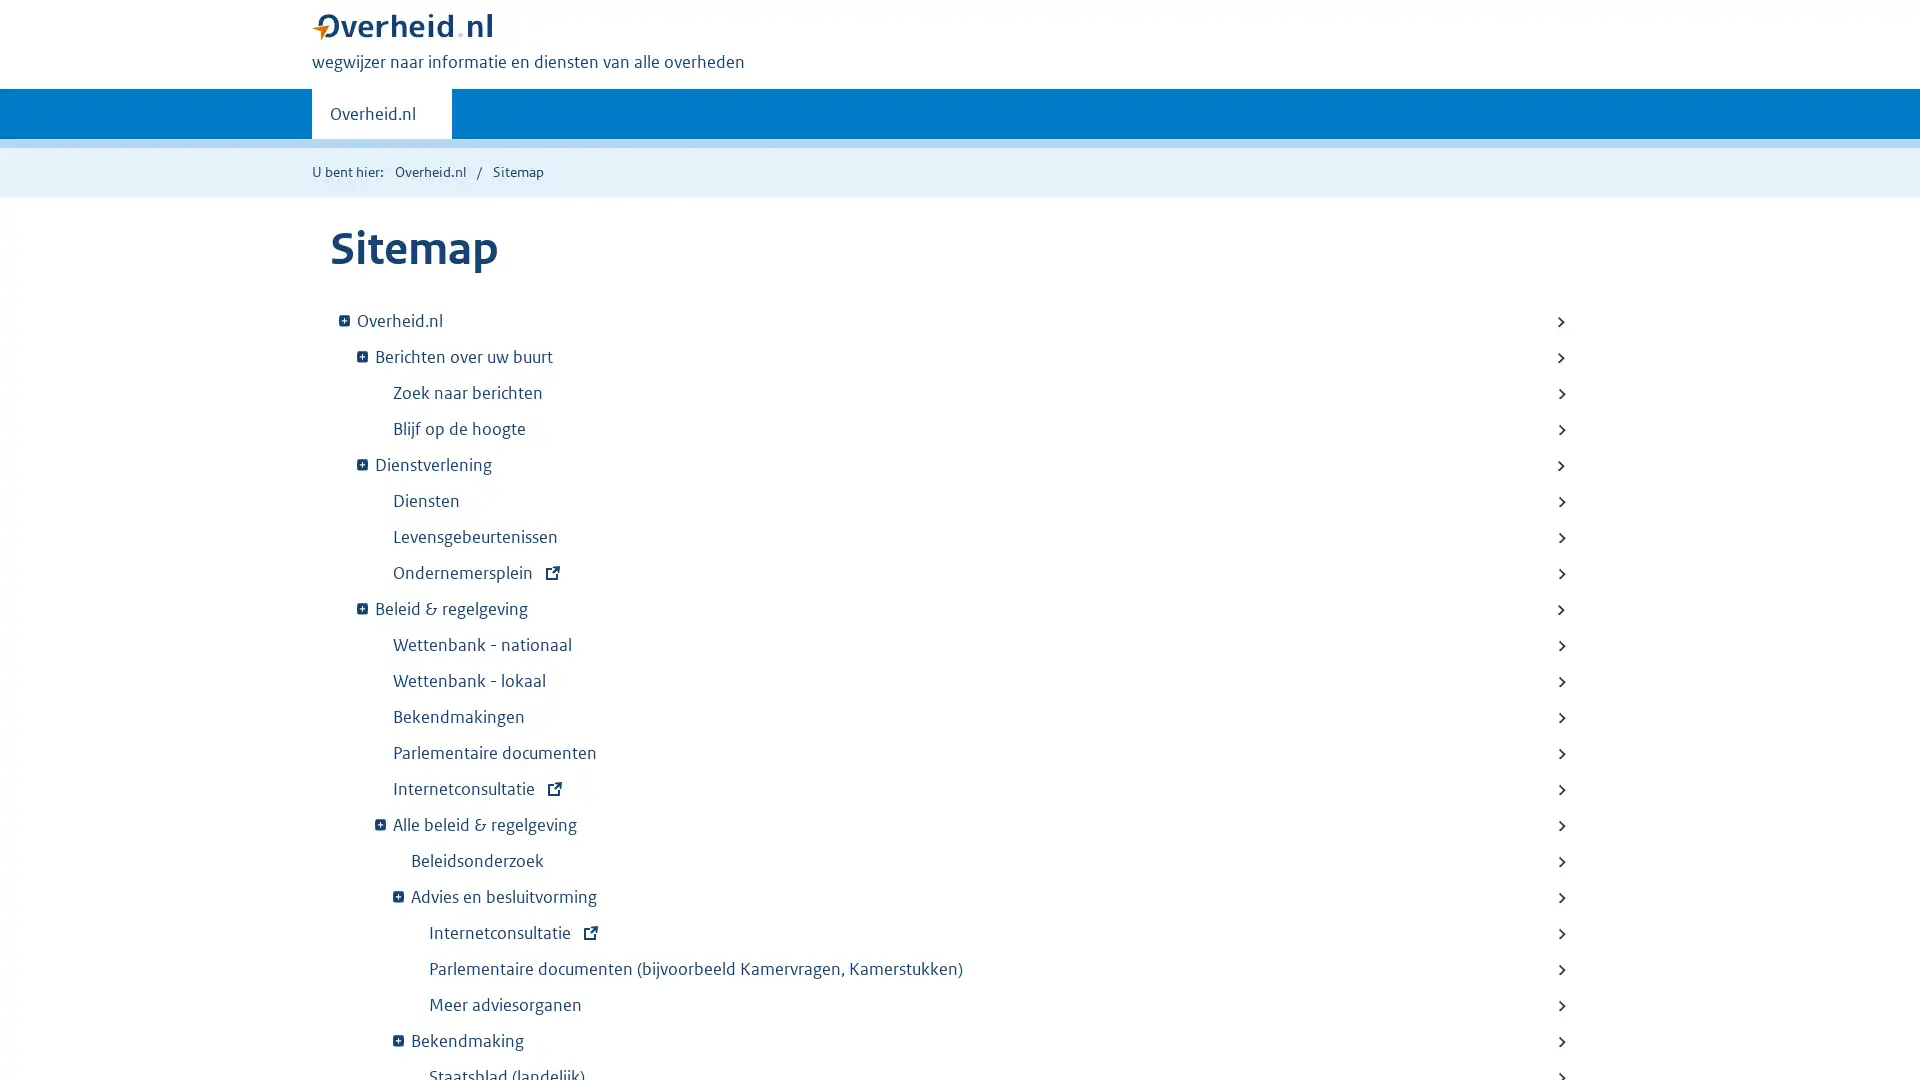 This screenshot has width=1920, height=1080. Describe the element at coordinates (380, 823) in the screenshot. I see `Verberg onderliggende` at that location.